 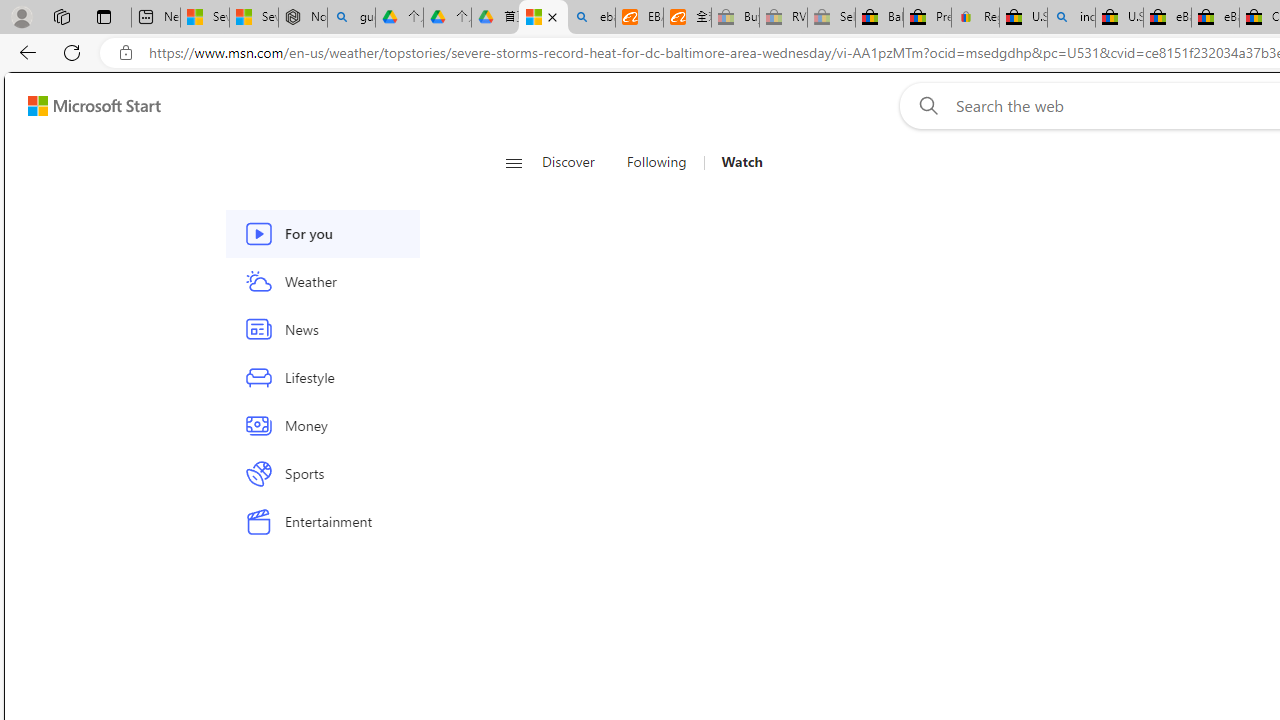 What do you see at coordinates (81, 105) in the screenshot?
I see `'Skip to footer'` at bounding box center [81, 105].